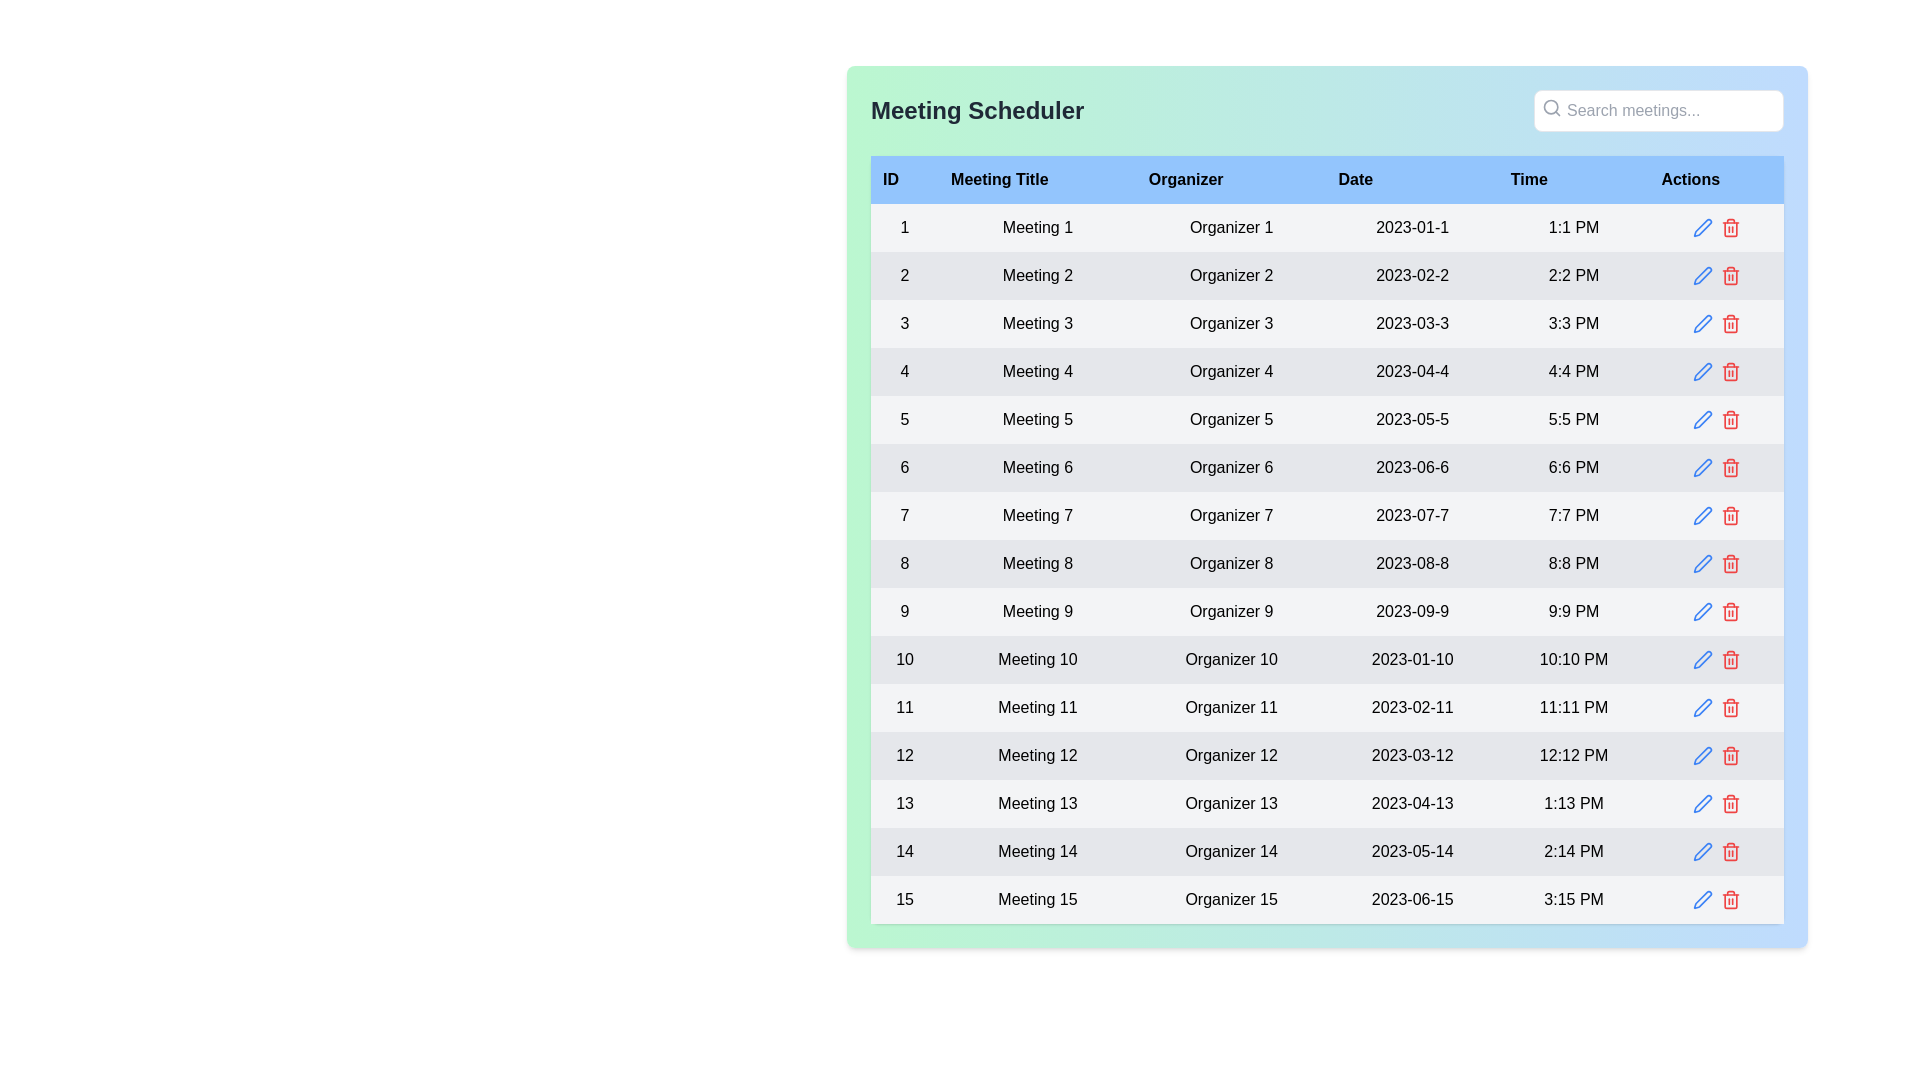 The width and height of the screenshot is (1920, 1080). What do you see at coordinates (1729, 323) in the screenshot?
I see `the trash bin icon button` at bounding box center [1729, 323].